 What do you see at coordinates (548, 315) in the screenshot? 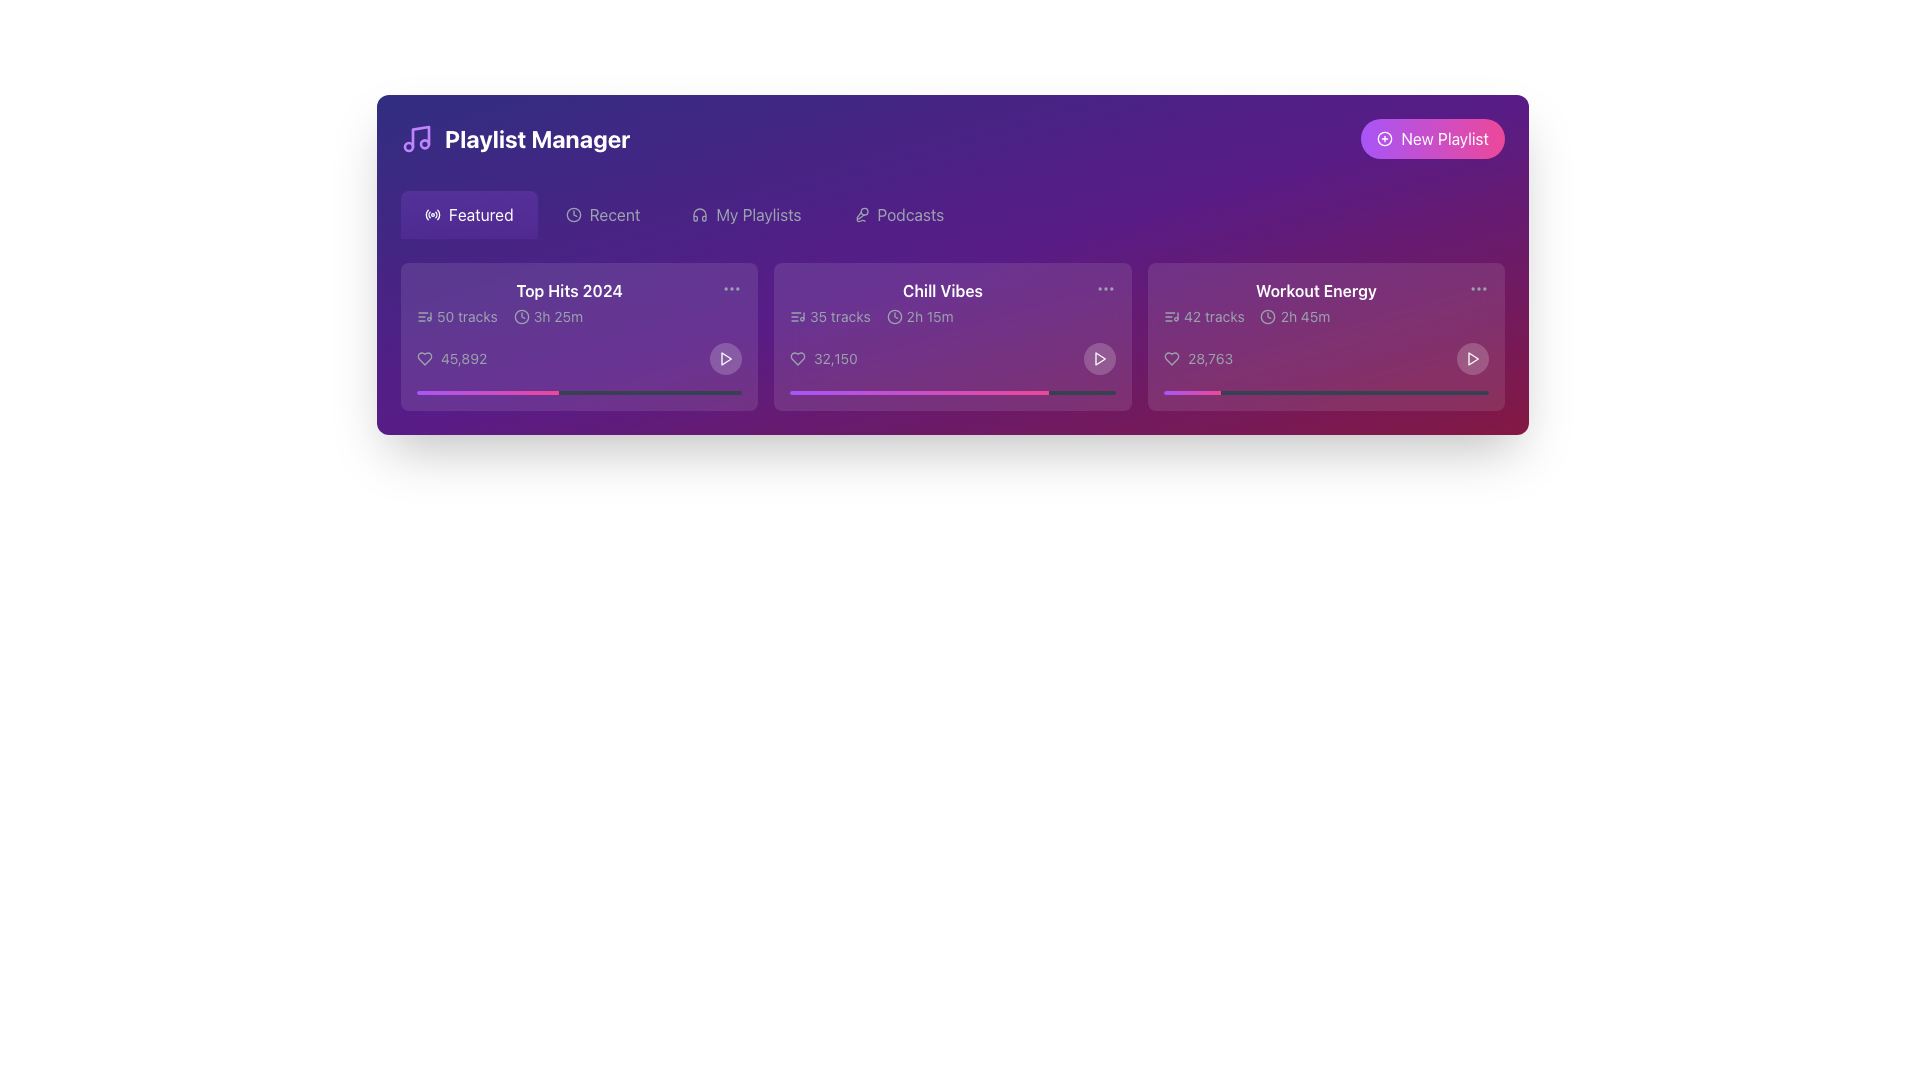
I see `displayed duration text from the informational display located in the 'Top Hits 2024' section, positioned directly right of the '50 tracks' text and above the like count text` at bounding box center [548, 315].